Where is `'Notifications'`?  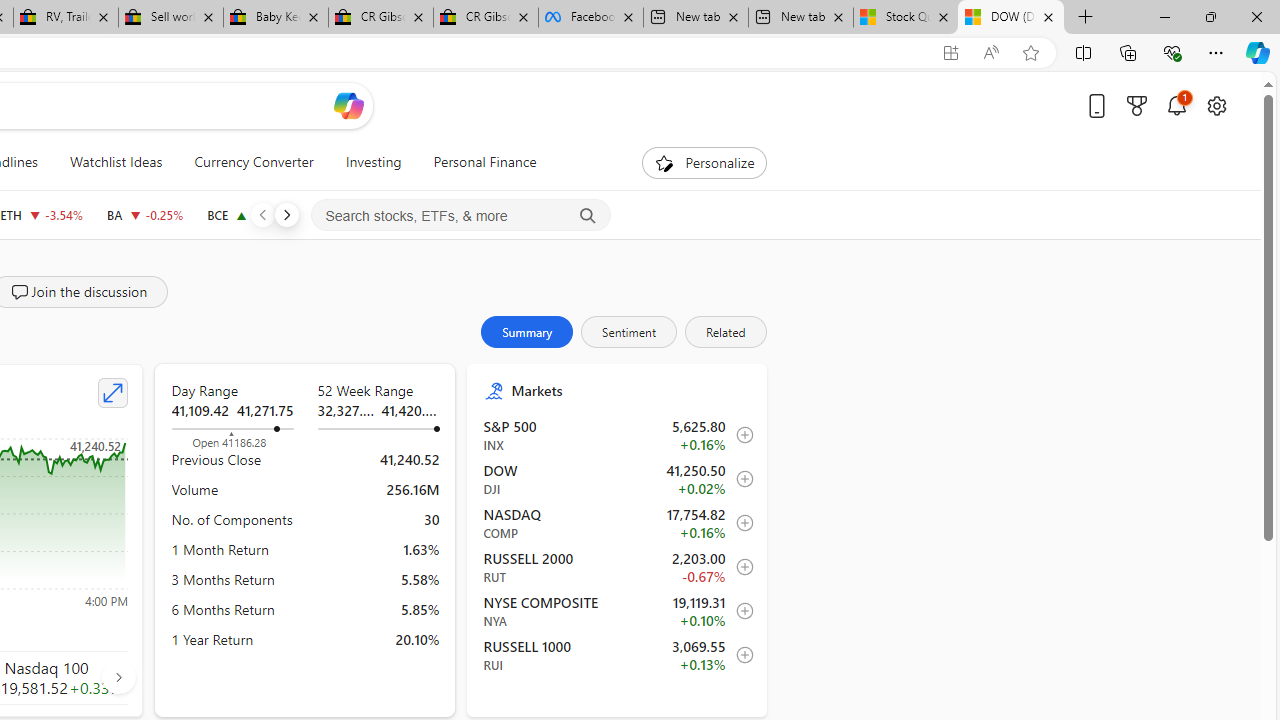
'Notifications' is located at coordinates (1176, 105).